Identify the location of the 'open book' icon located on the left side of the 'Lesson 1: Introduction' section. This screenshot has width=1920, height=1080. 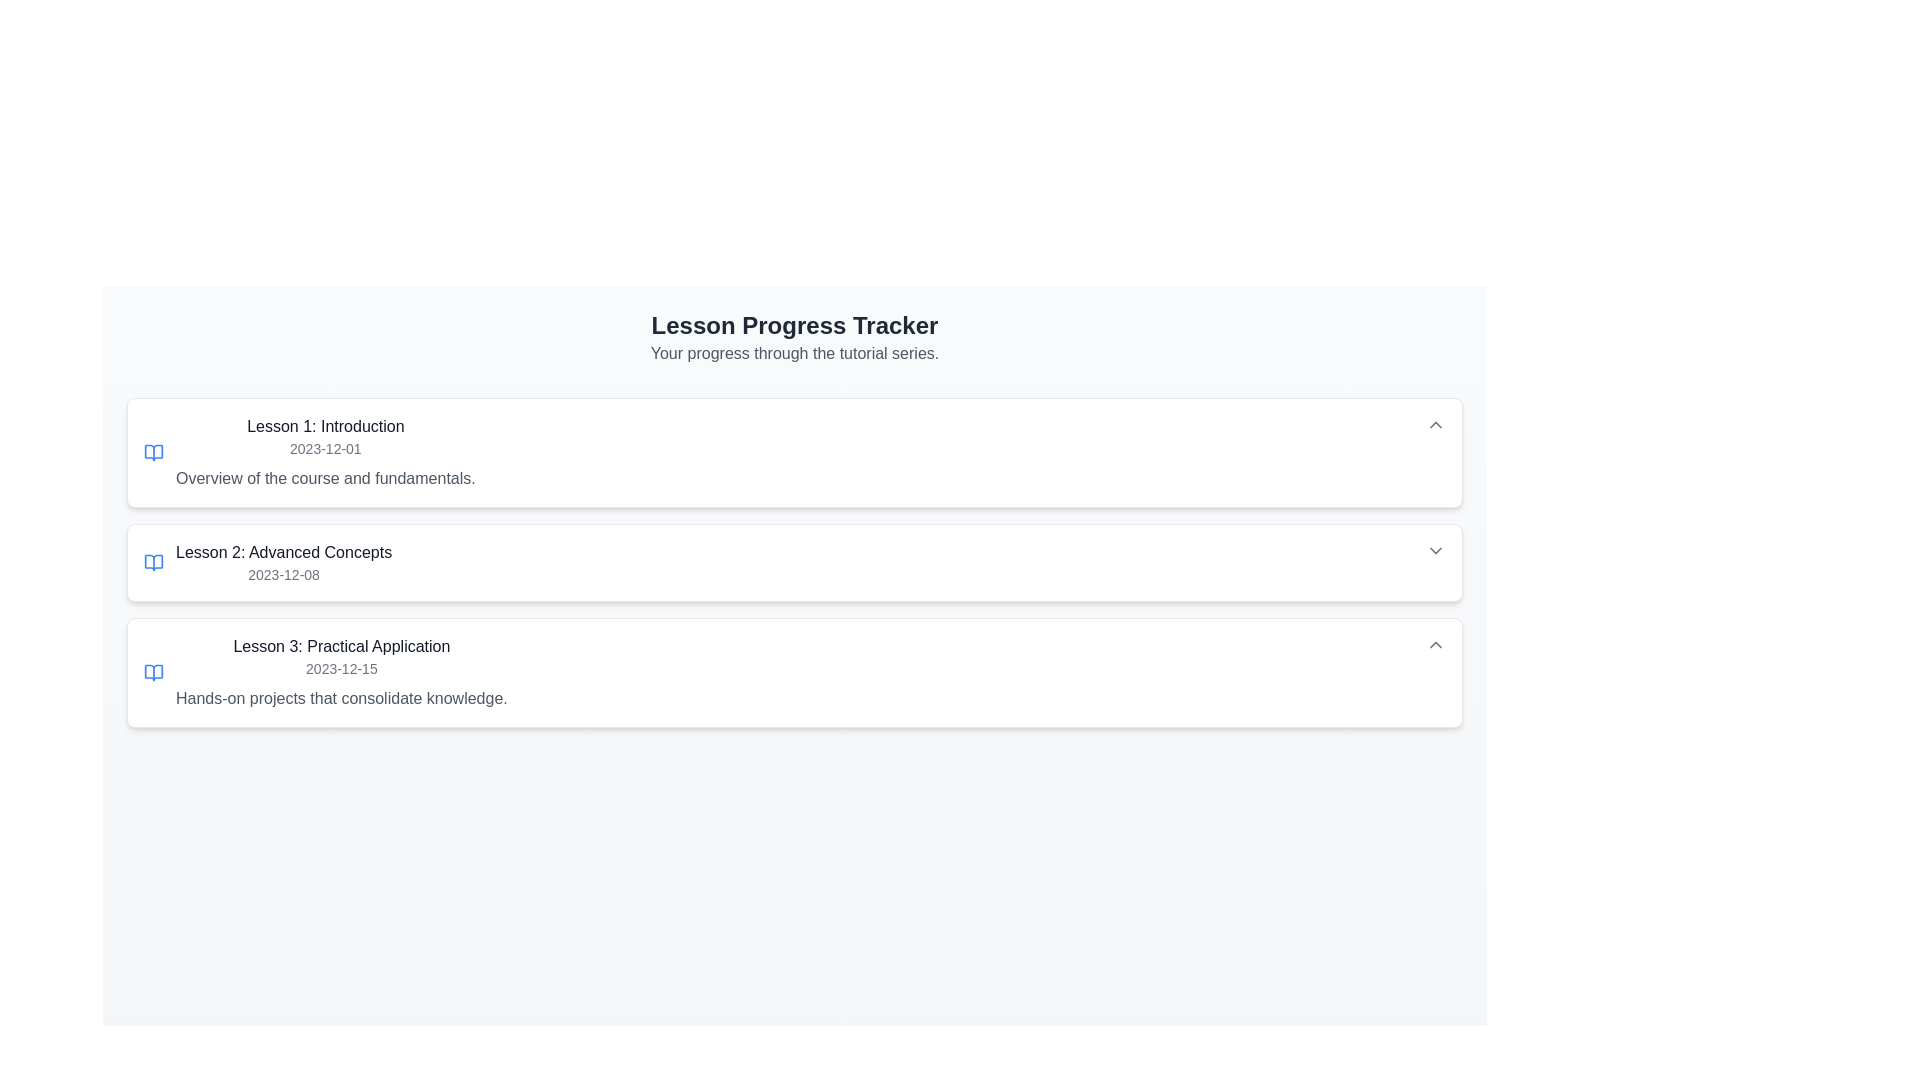
(152, 452).